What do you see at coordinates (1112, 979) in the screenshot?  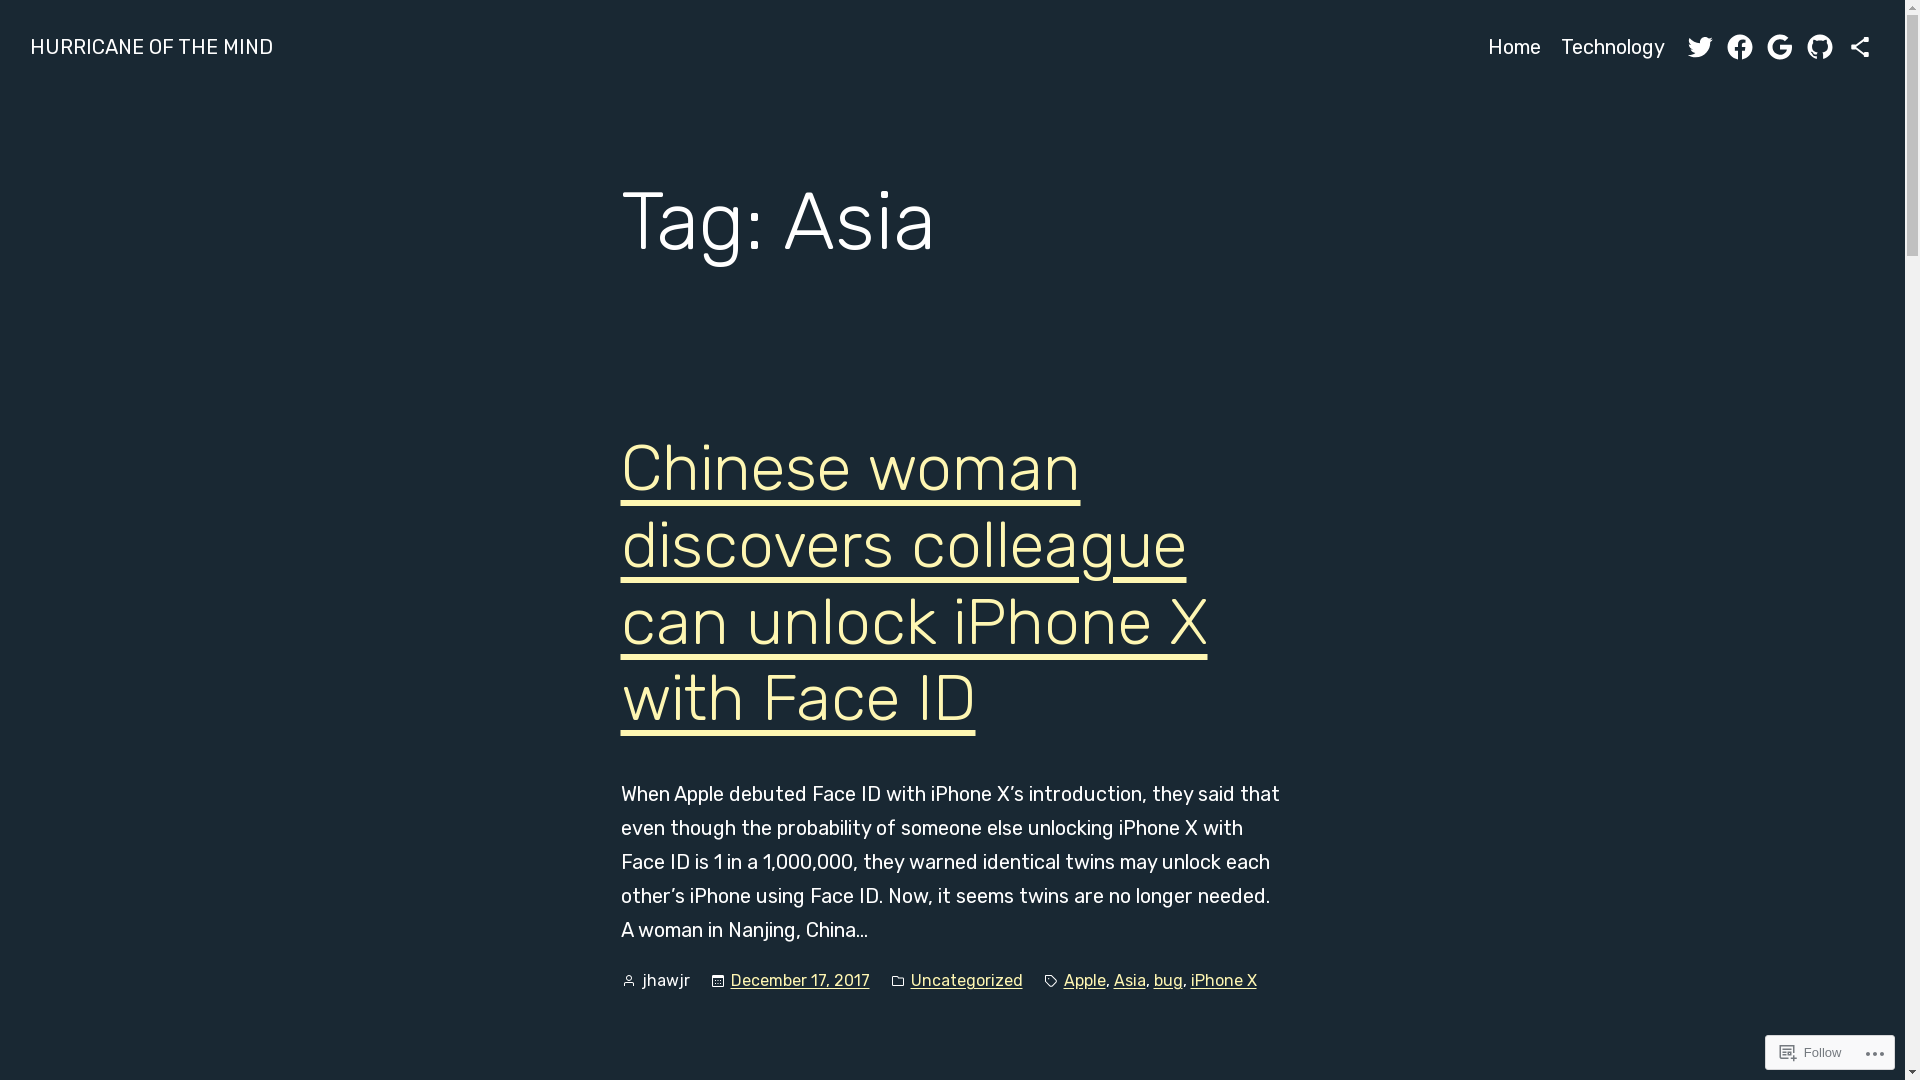 I see `'Asia'` at bounding box center [1112, 979].